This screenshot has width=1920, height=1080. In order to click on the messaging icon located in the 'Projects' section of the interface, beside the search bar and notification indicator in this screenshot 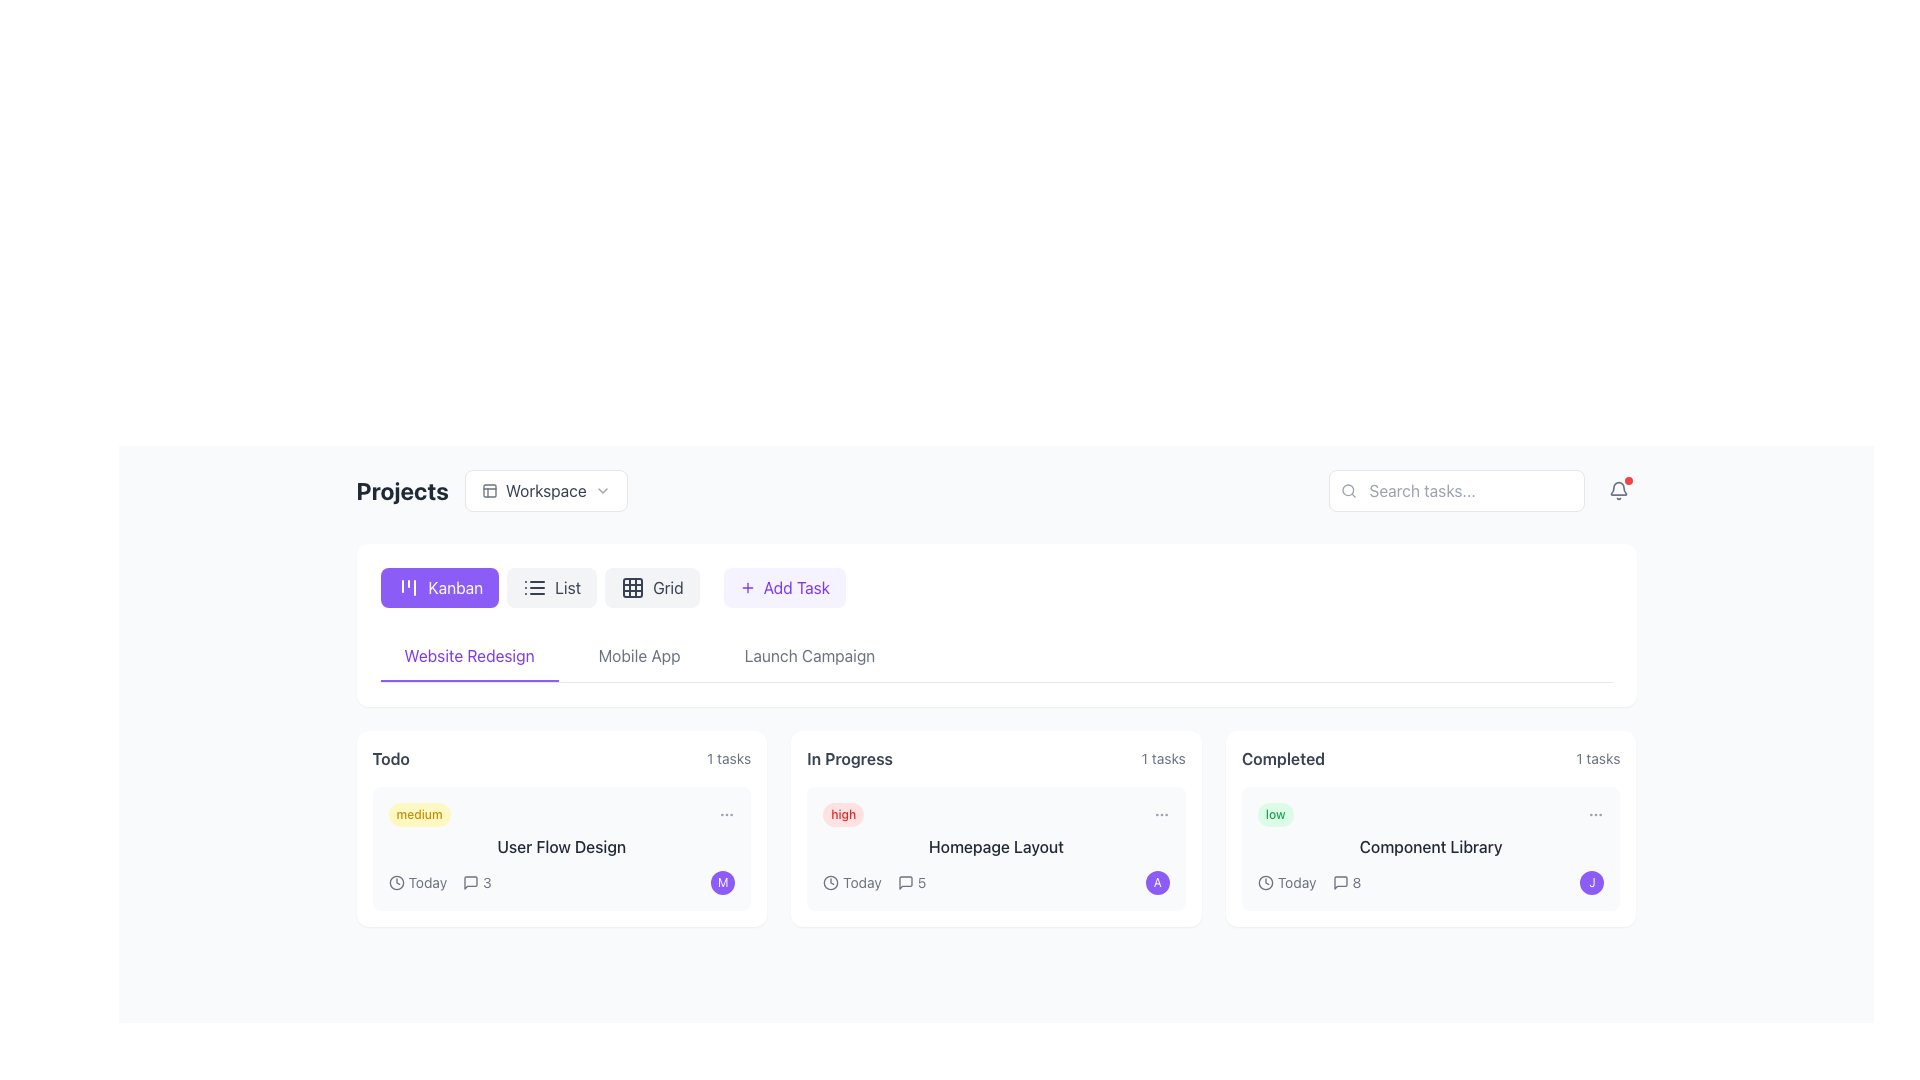, I will do `click(470, 882)`.